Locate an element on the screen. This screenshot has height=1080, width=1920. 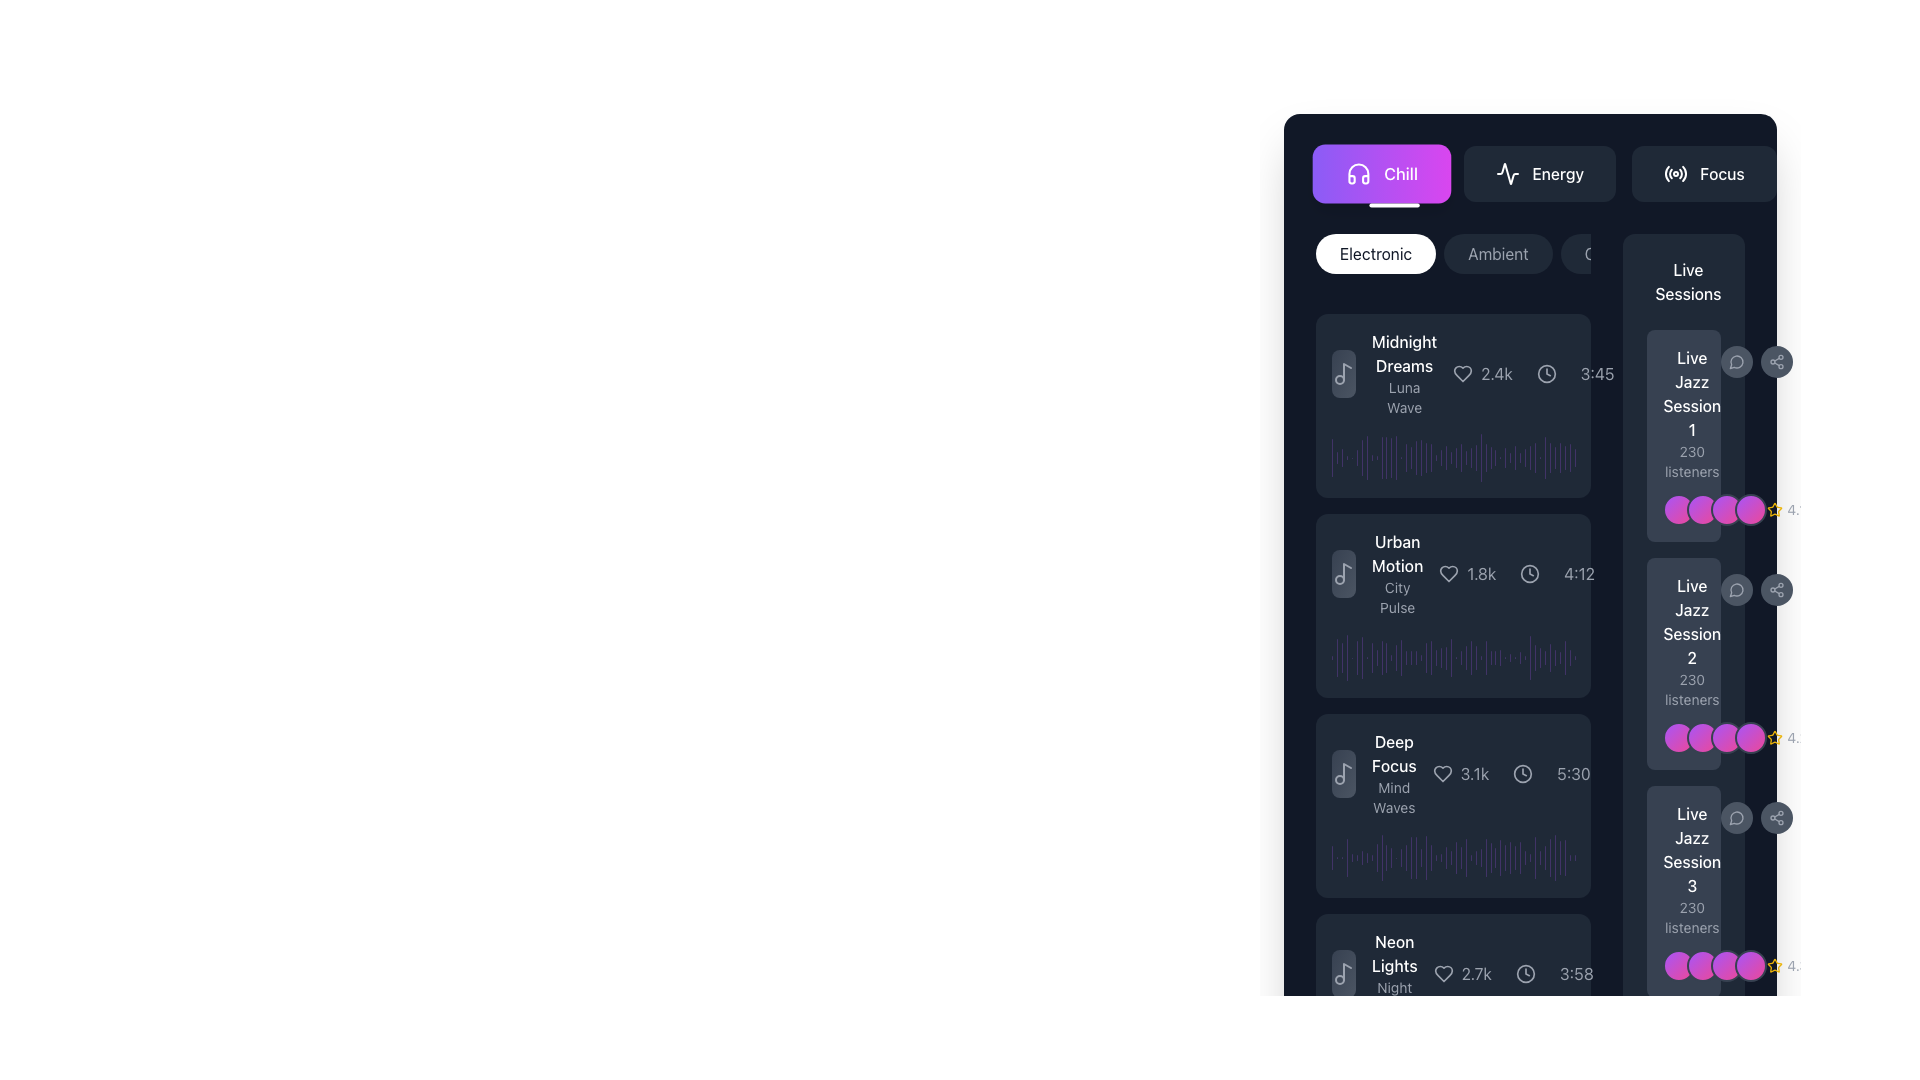
the progress indicator element located under the 'Live Jazz Session 3' section, which is the twenty-sixth element in the vertical sequence of bars is located at coordinates (1461, 856).